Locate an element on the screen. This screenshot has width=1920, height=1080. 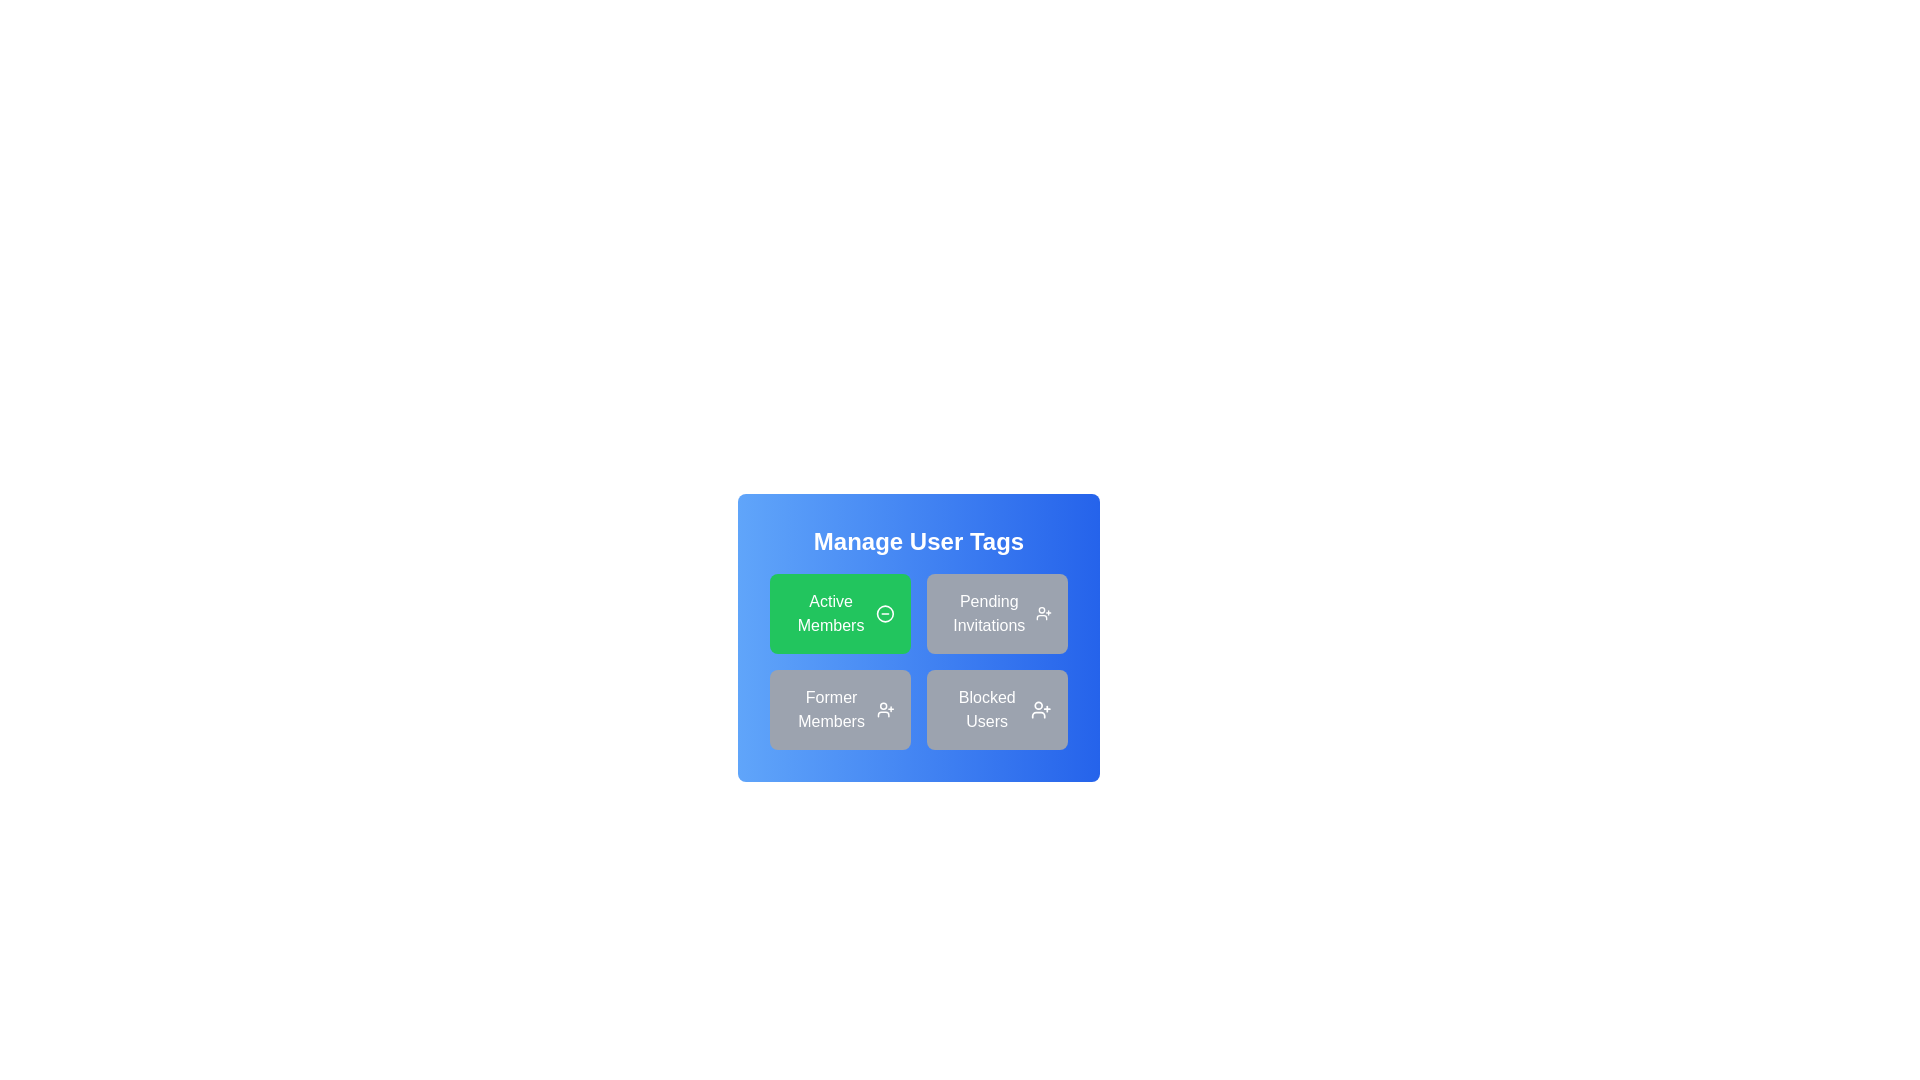
the button related to 'Former Members' located in the lower-left corner of the button grid to trigger a tooltip or visual change is located at coordinates (840, 708).